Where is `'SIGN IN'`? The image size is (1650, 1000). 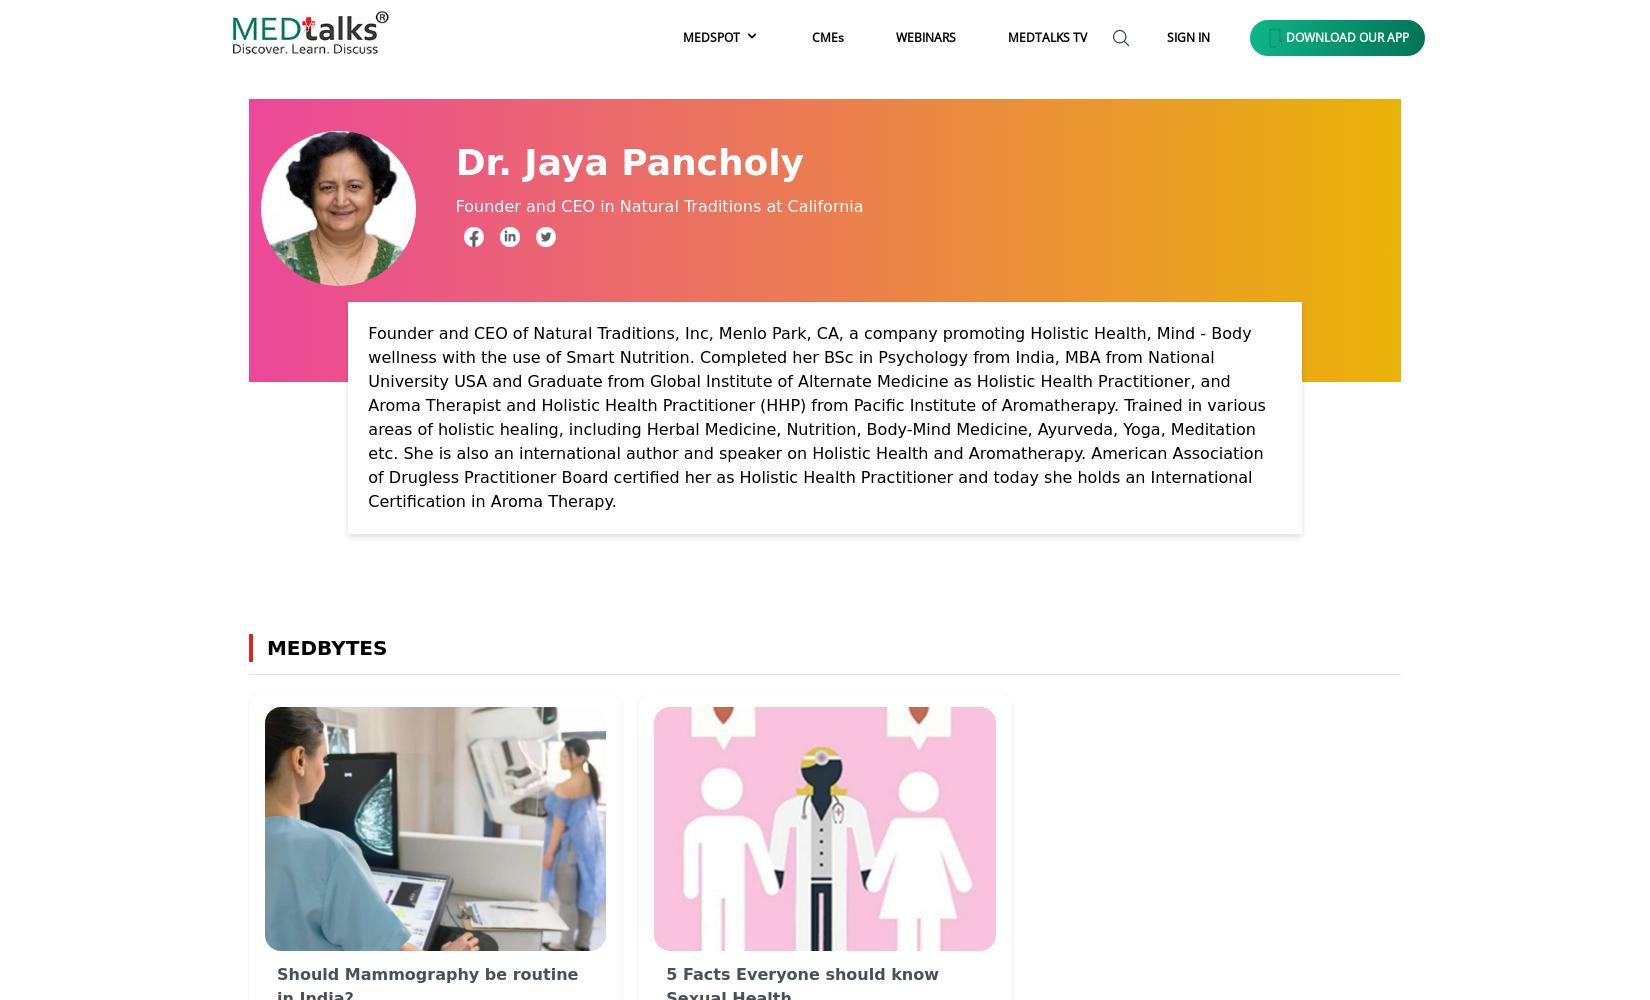
'SIGN IN' is located at coordinates (1188, 36).